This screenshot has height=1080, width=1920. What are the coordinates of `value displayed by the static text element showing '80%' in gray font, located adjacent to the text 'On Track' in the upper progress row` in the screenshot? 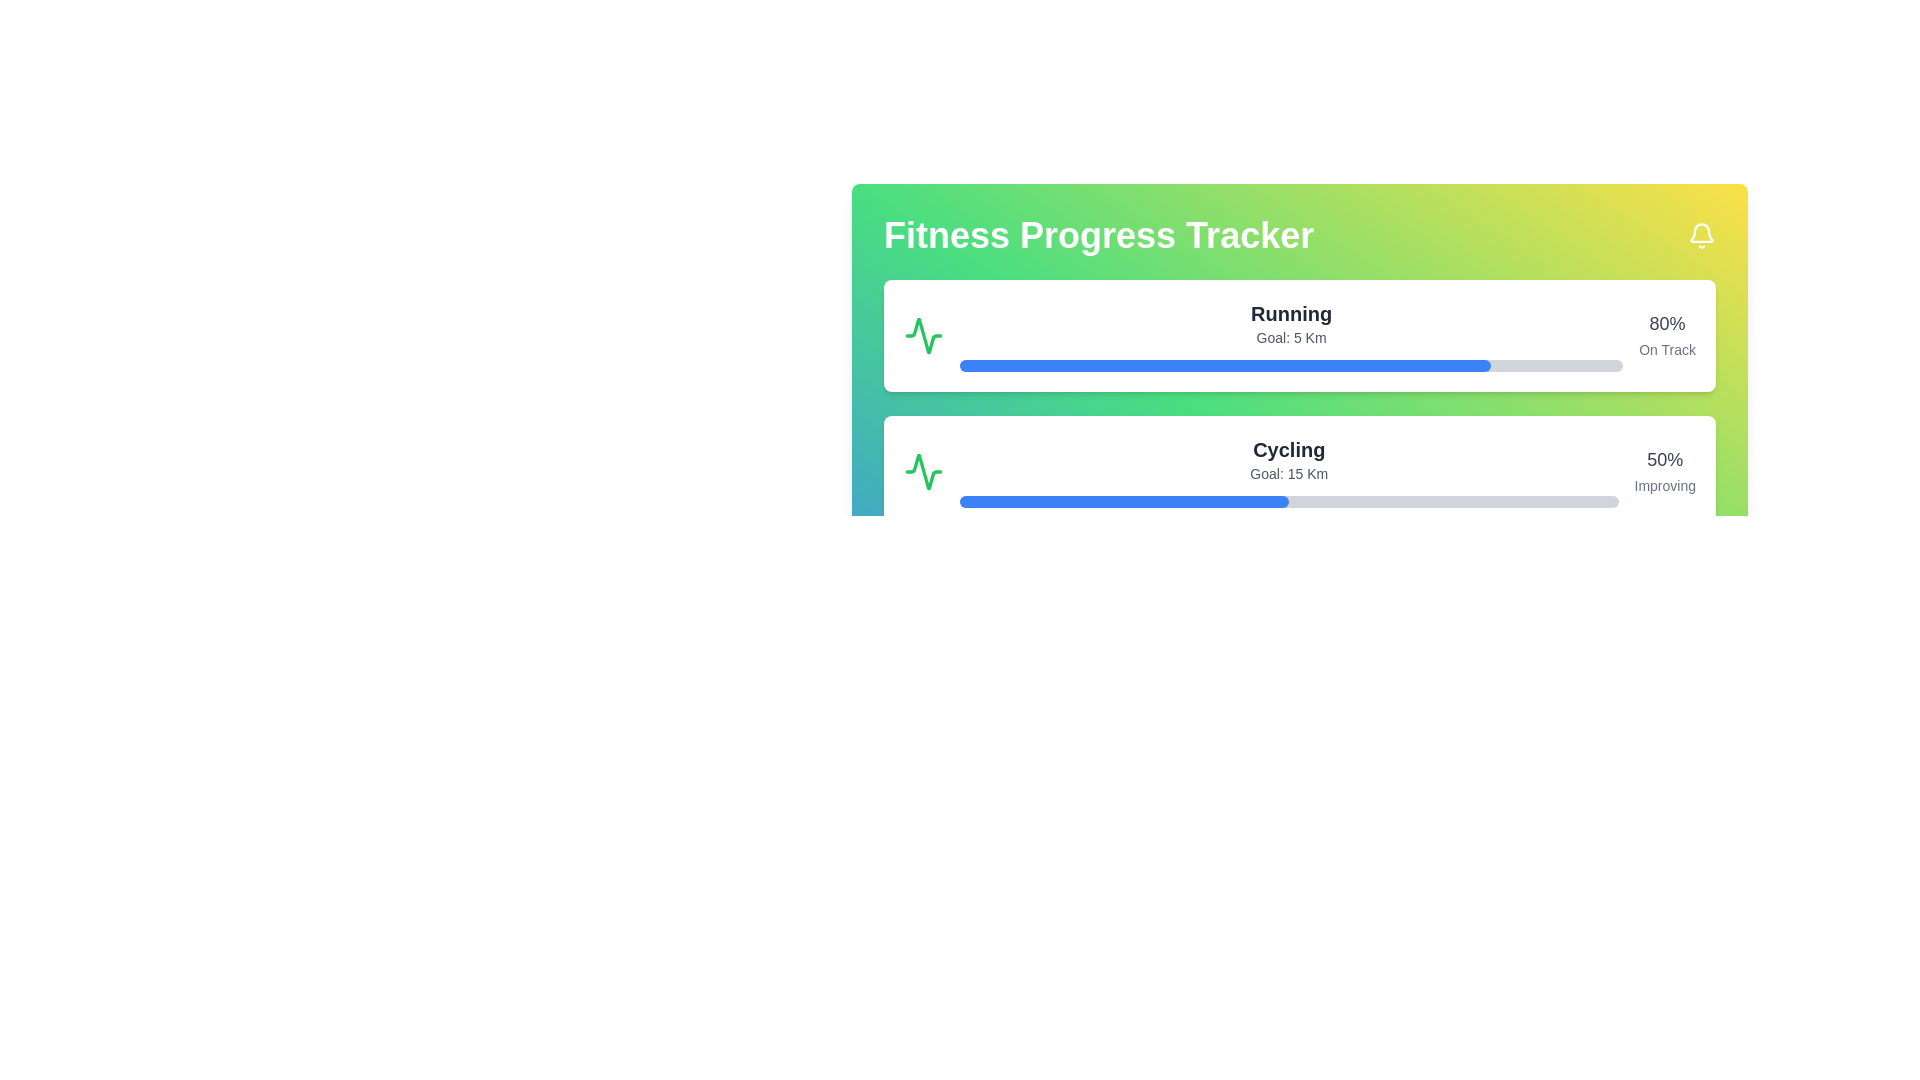 It's located at (1667, 323).